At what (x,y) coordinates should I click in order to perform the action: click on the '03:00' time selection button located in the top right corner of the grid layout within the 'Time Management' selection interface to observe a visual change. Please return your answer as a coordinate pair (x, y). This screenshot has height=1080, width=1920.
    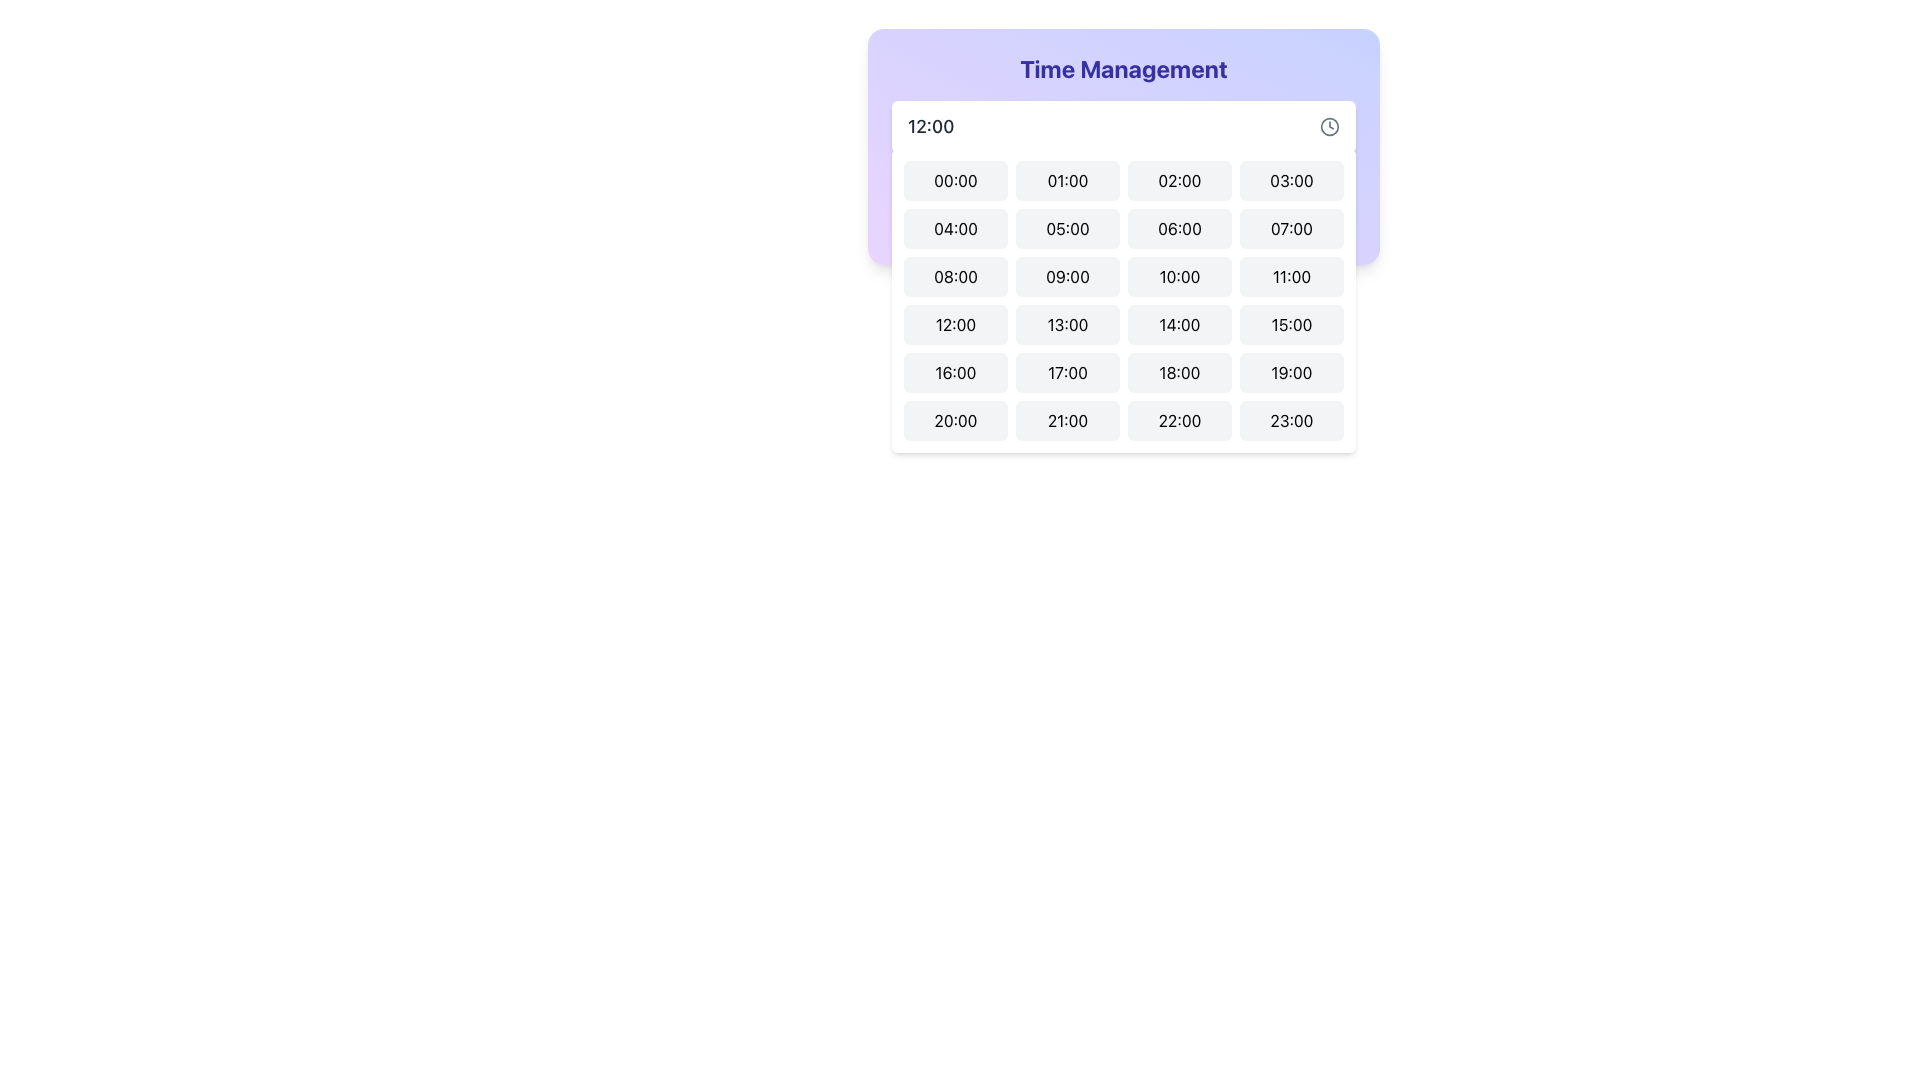
    Looking at the image, I should click on (1291, 181).